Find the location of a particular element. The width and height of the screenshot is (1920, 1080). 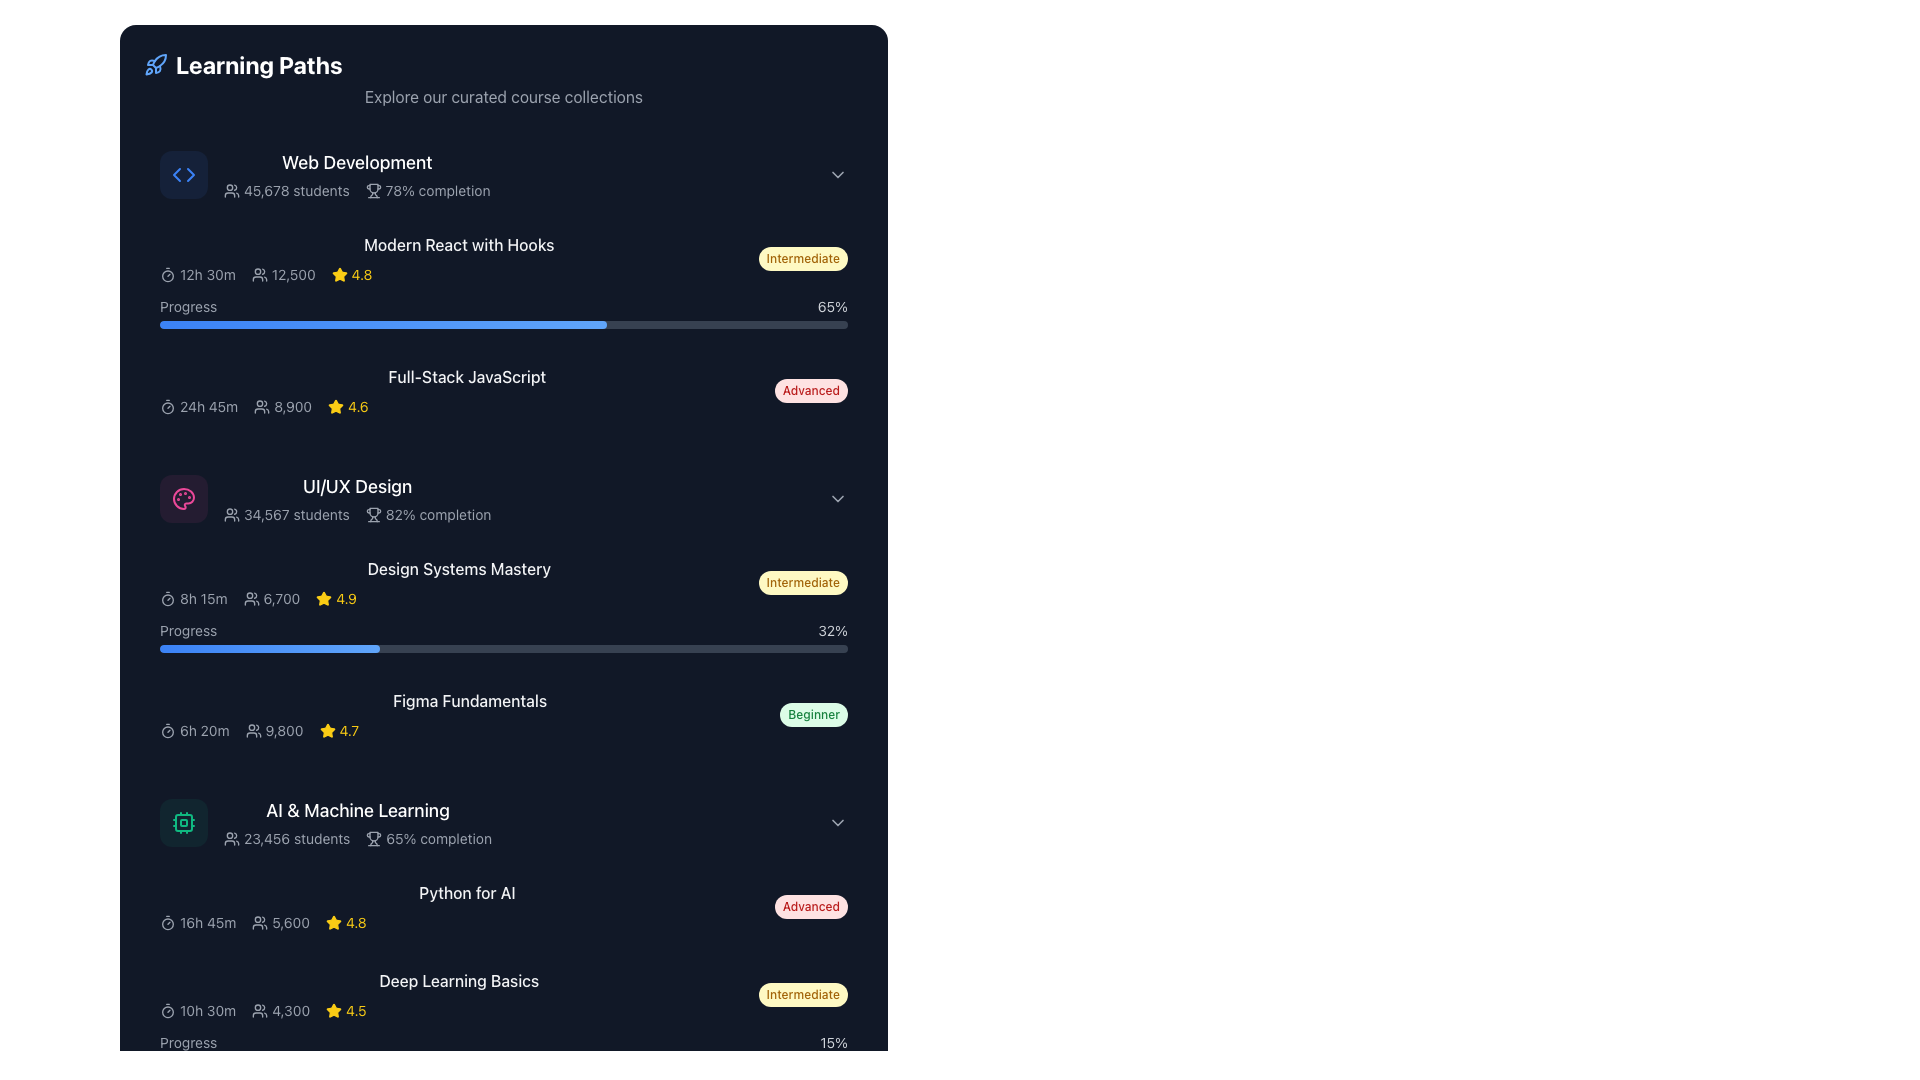

the small blue rocket-shaped icon located to the far left of the 'Learning Paths' header text is located at coordinates (155, 64).